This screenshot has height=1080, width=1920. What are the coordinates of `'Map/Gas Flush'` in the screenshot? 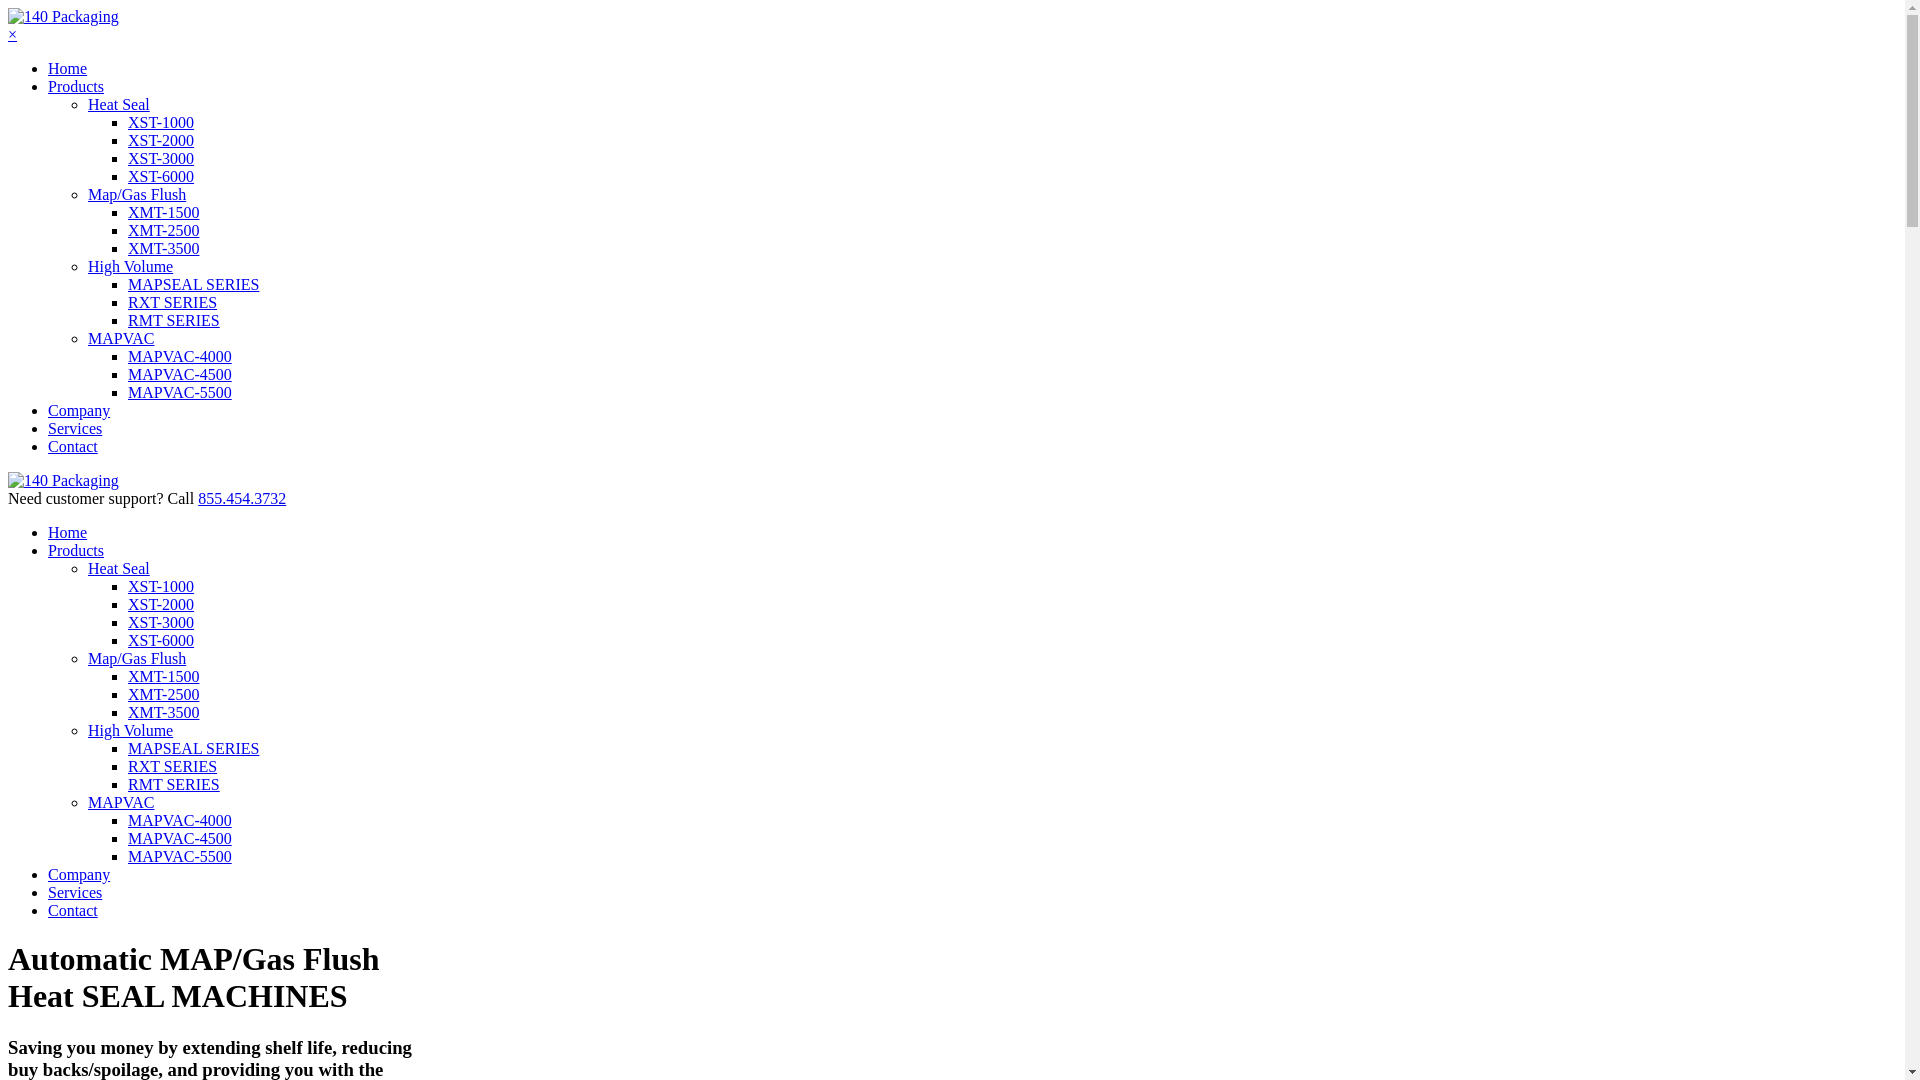 It's located at (136, 658).